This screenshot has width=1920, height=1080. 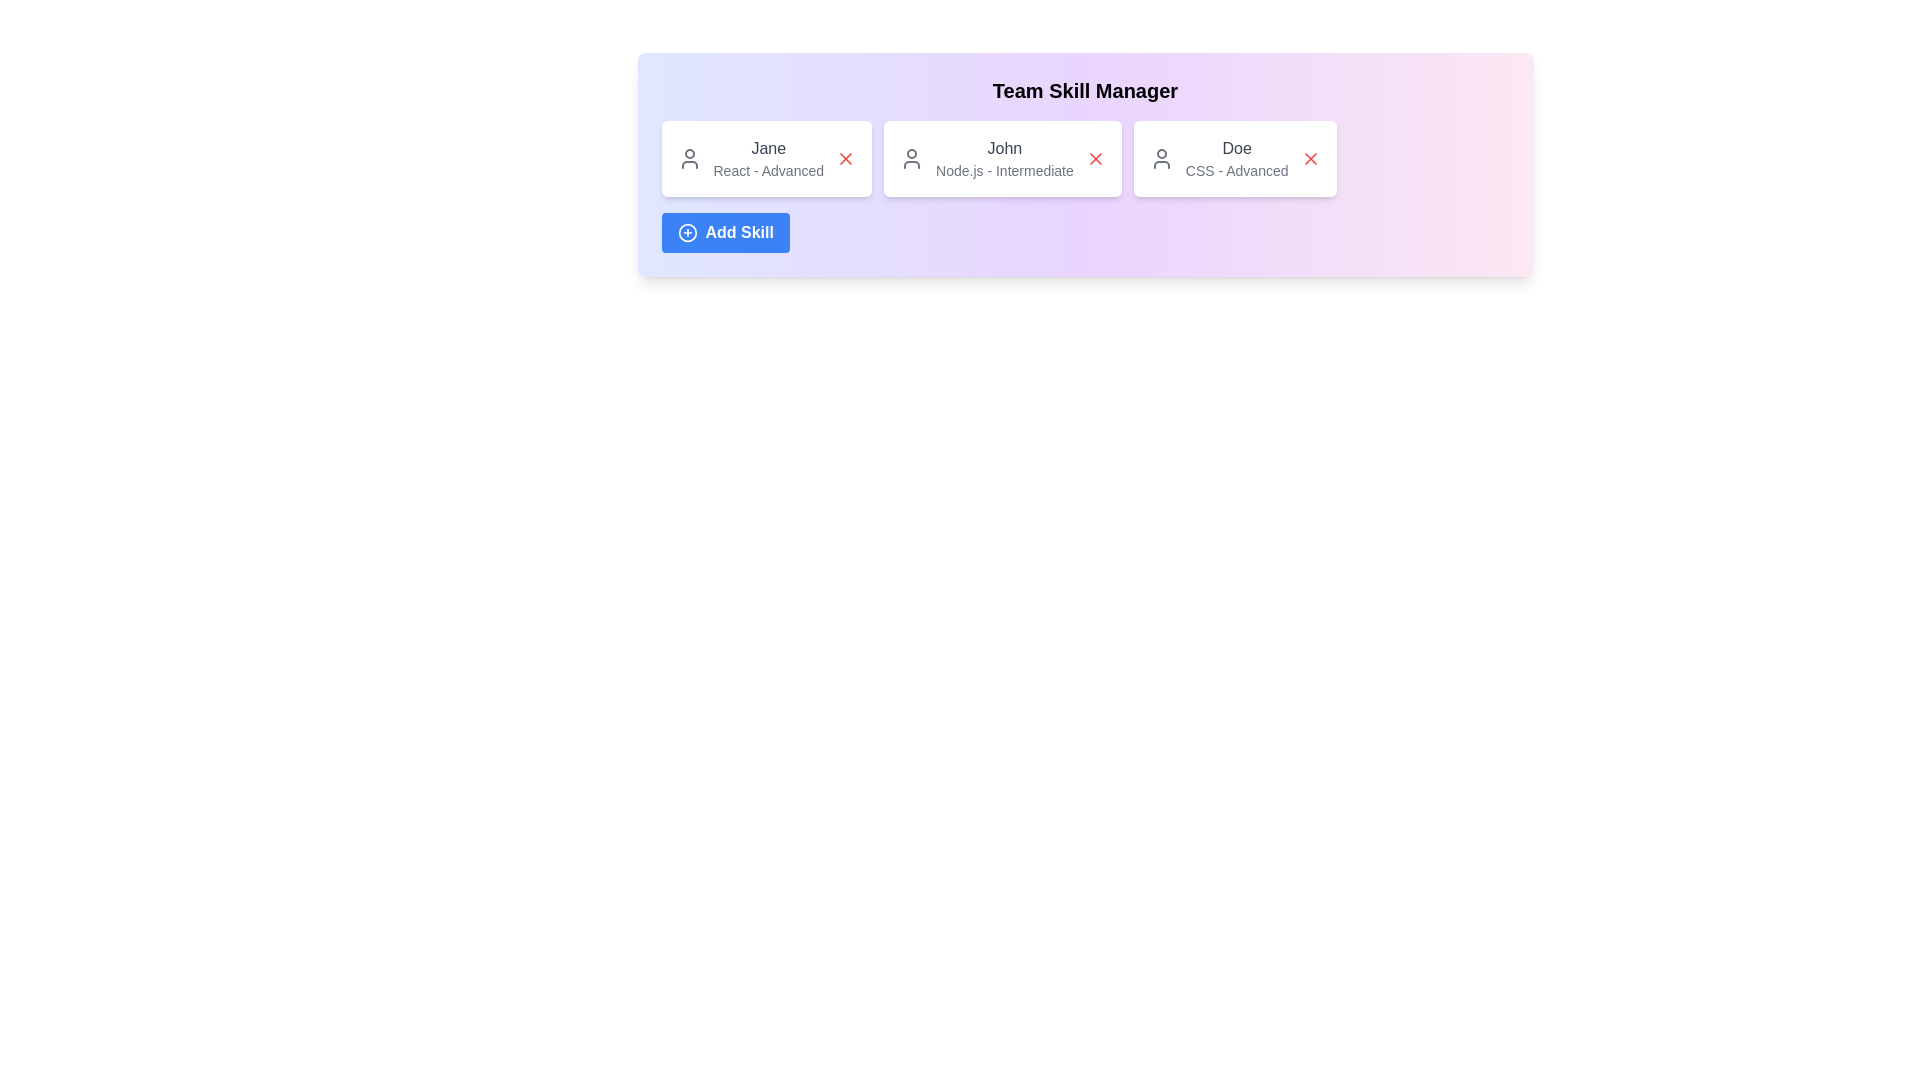 I want to click on the skill card for CSS - Advanced to select it, so click(x=1234, y=157).